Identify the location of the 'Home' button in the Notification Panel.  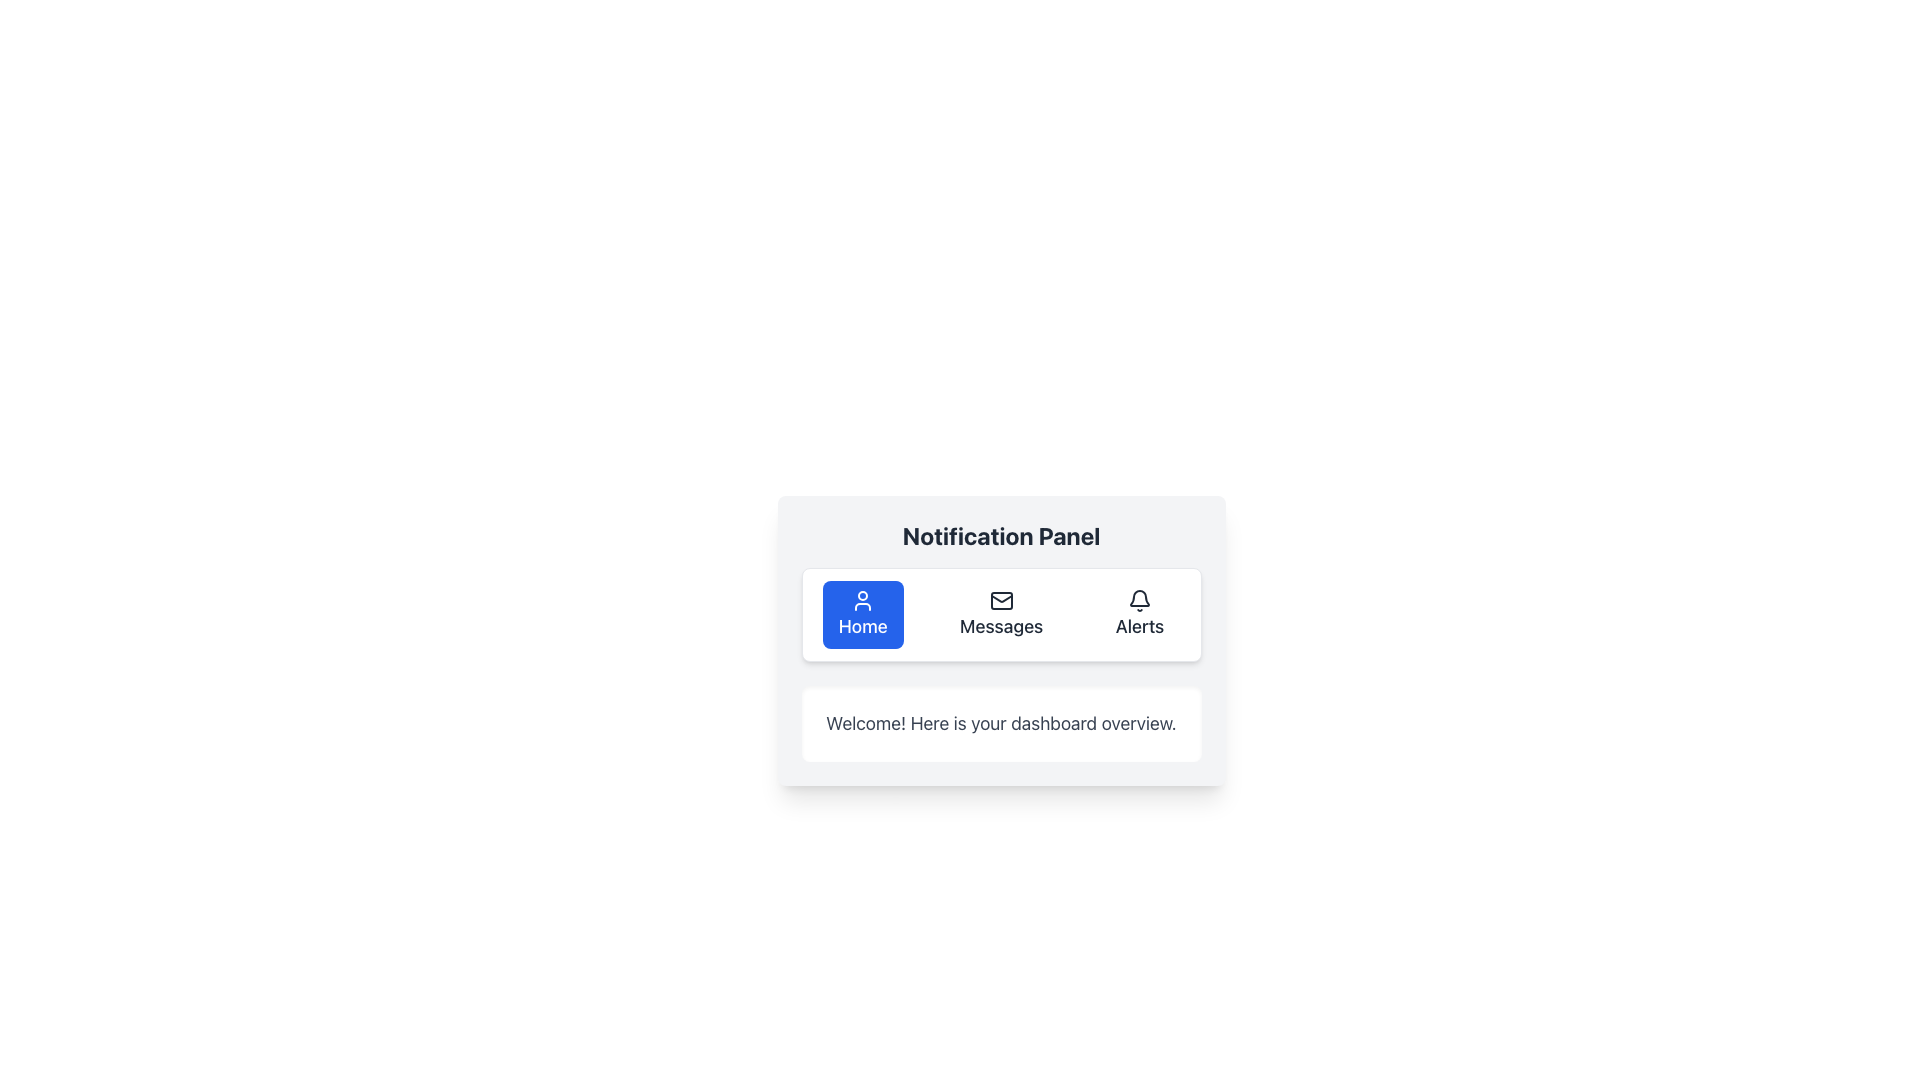
(863, 600).